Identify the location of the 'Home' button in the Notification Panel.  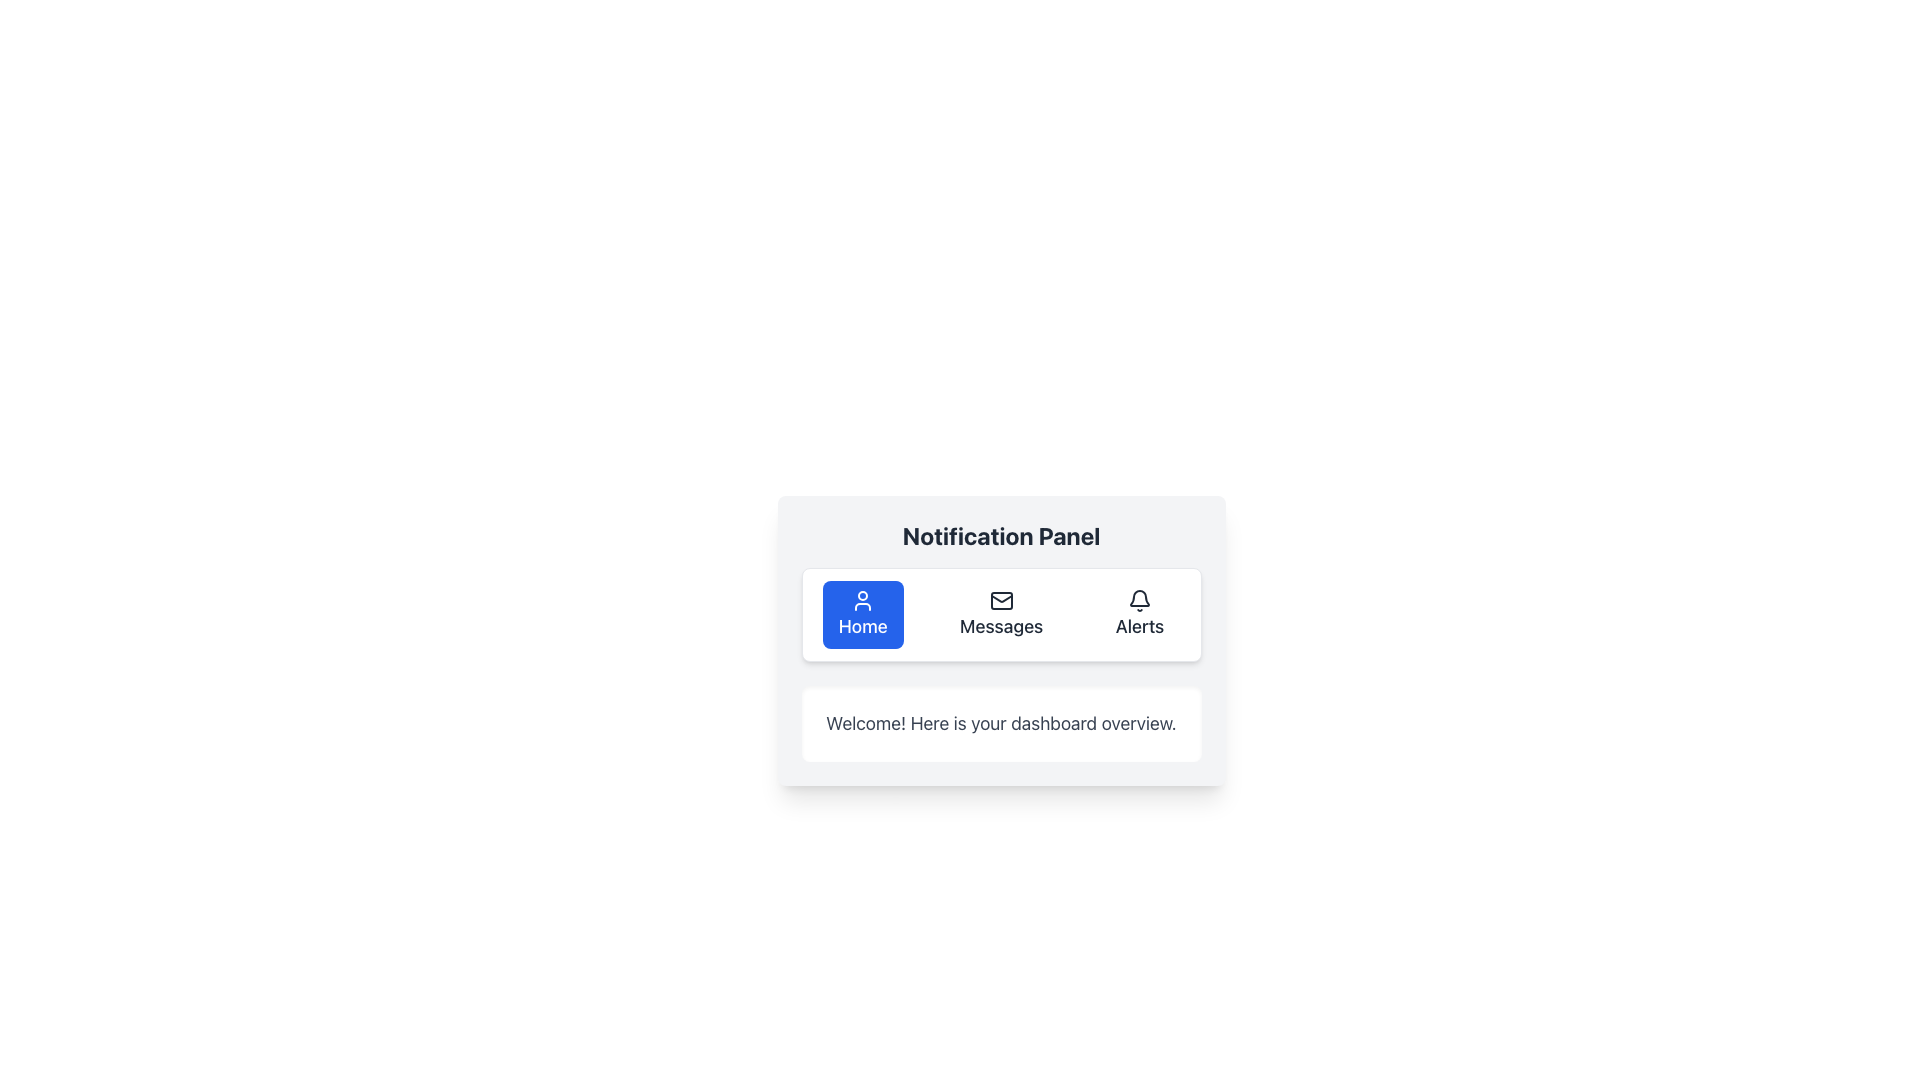
(863, 600).